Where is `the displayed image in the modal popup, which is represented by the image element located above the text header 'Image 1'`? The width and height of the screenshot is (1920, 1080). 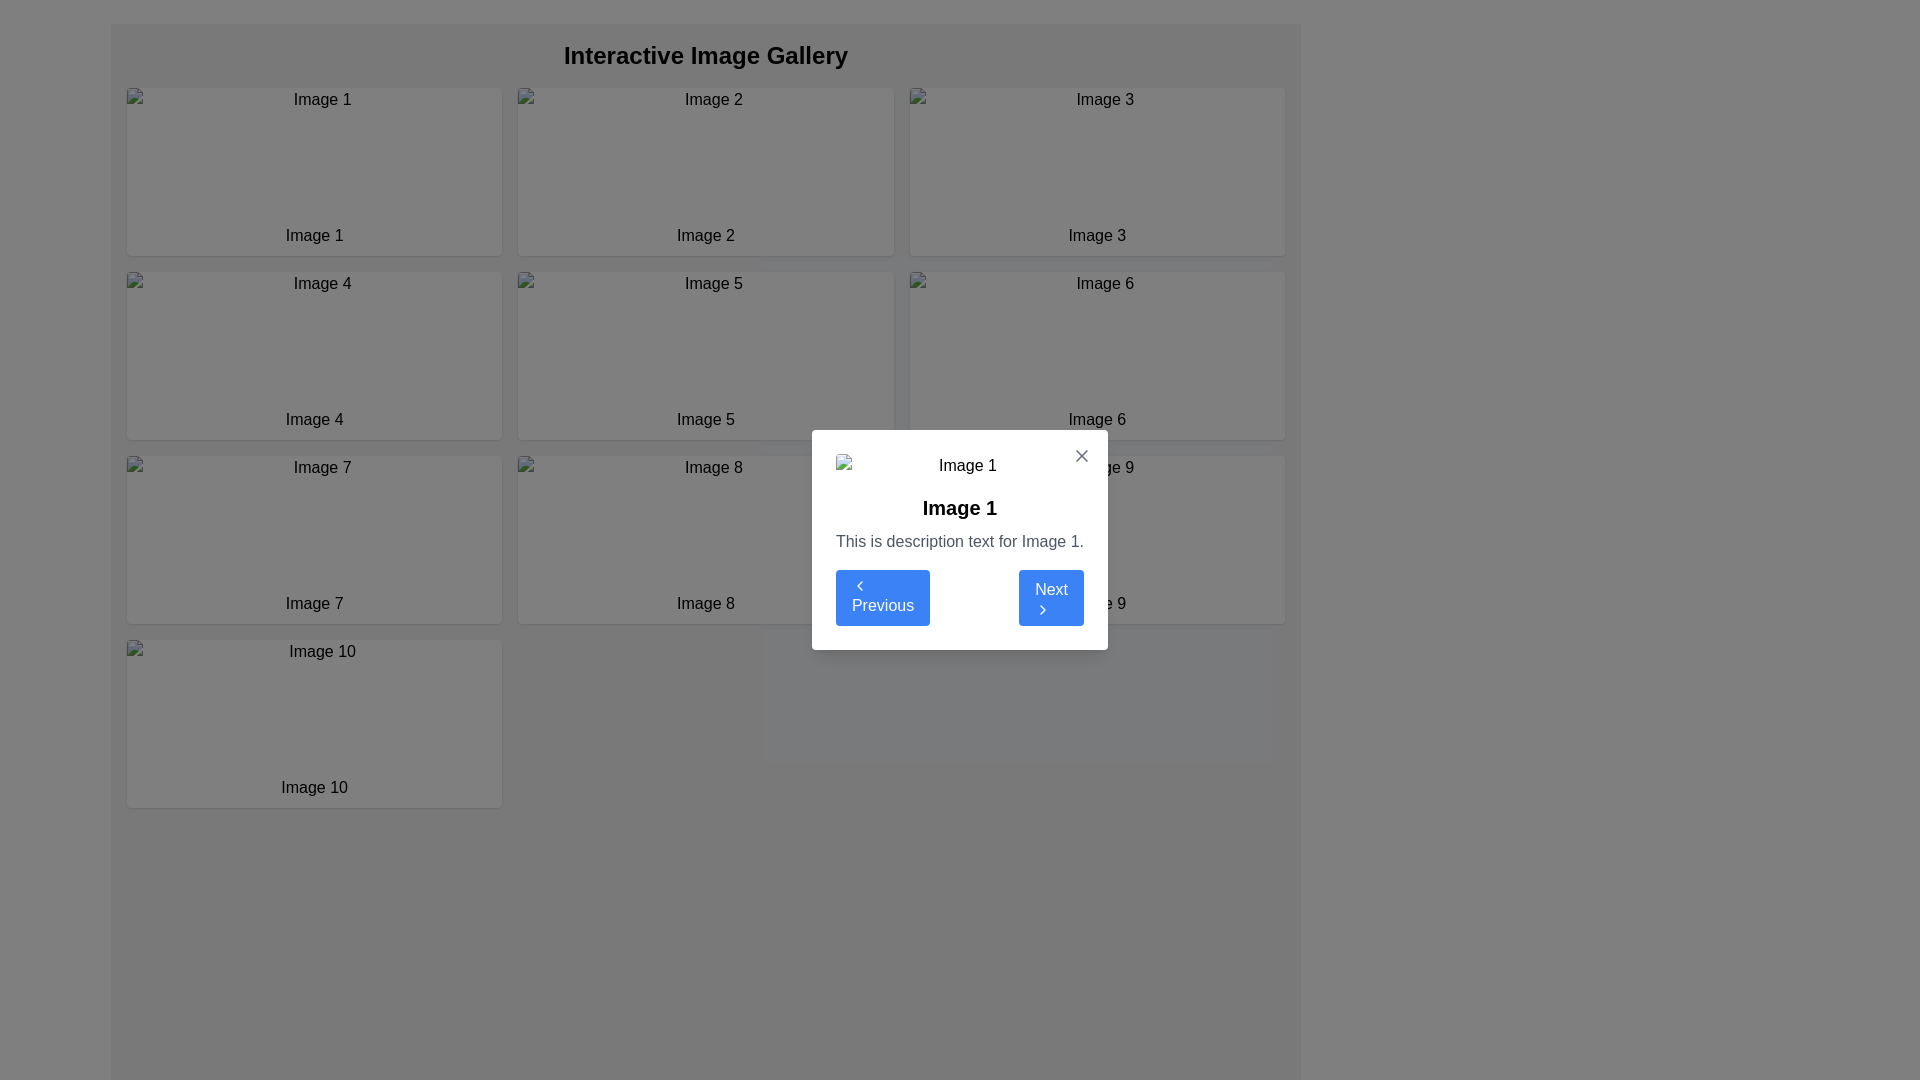
the displayed image in the modal popup, which is represented by the image element located above the text header 'Image 1' is located at coordinates (960, 466).